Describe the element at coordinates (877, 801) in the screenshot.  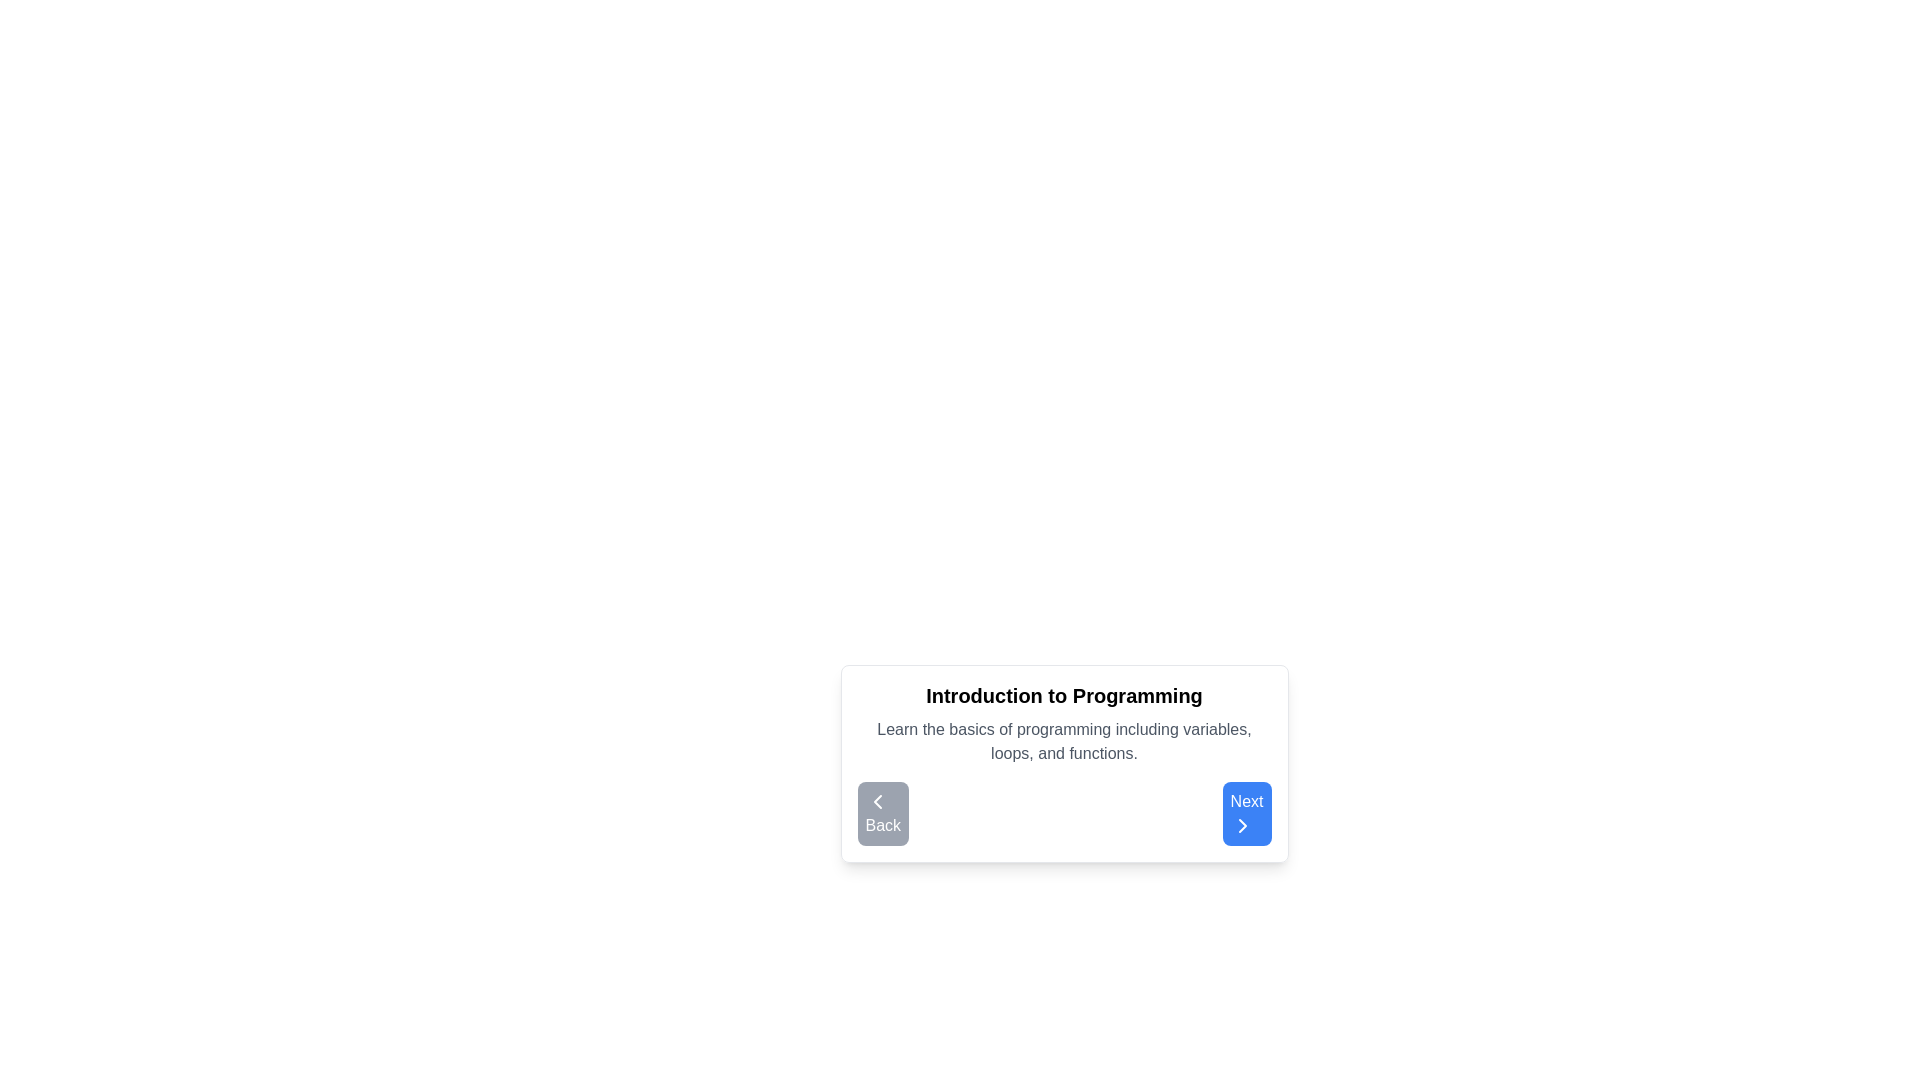
I see `the back action icon located inside the 'Back' button at the far left of the dialog box titled 'Introduction to Programming.'` at that location.